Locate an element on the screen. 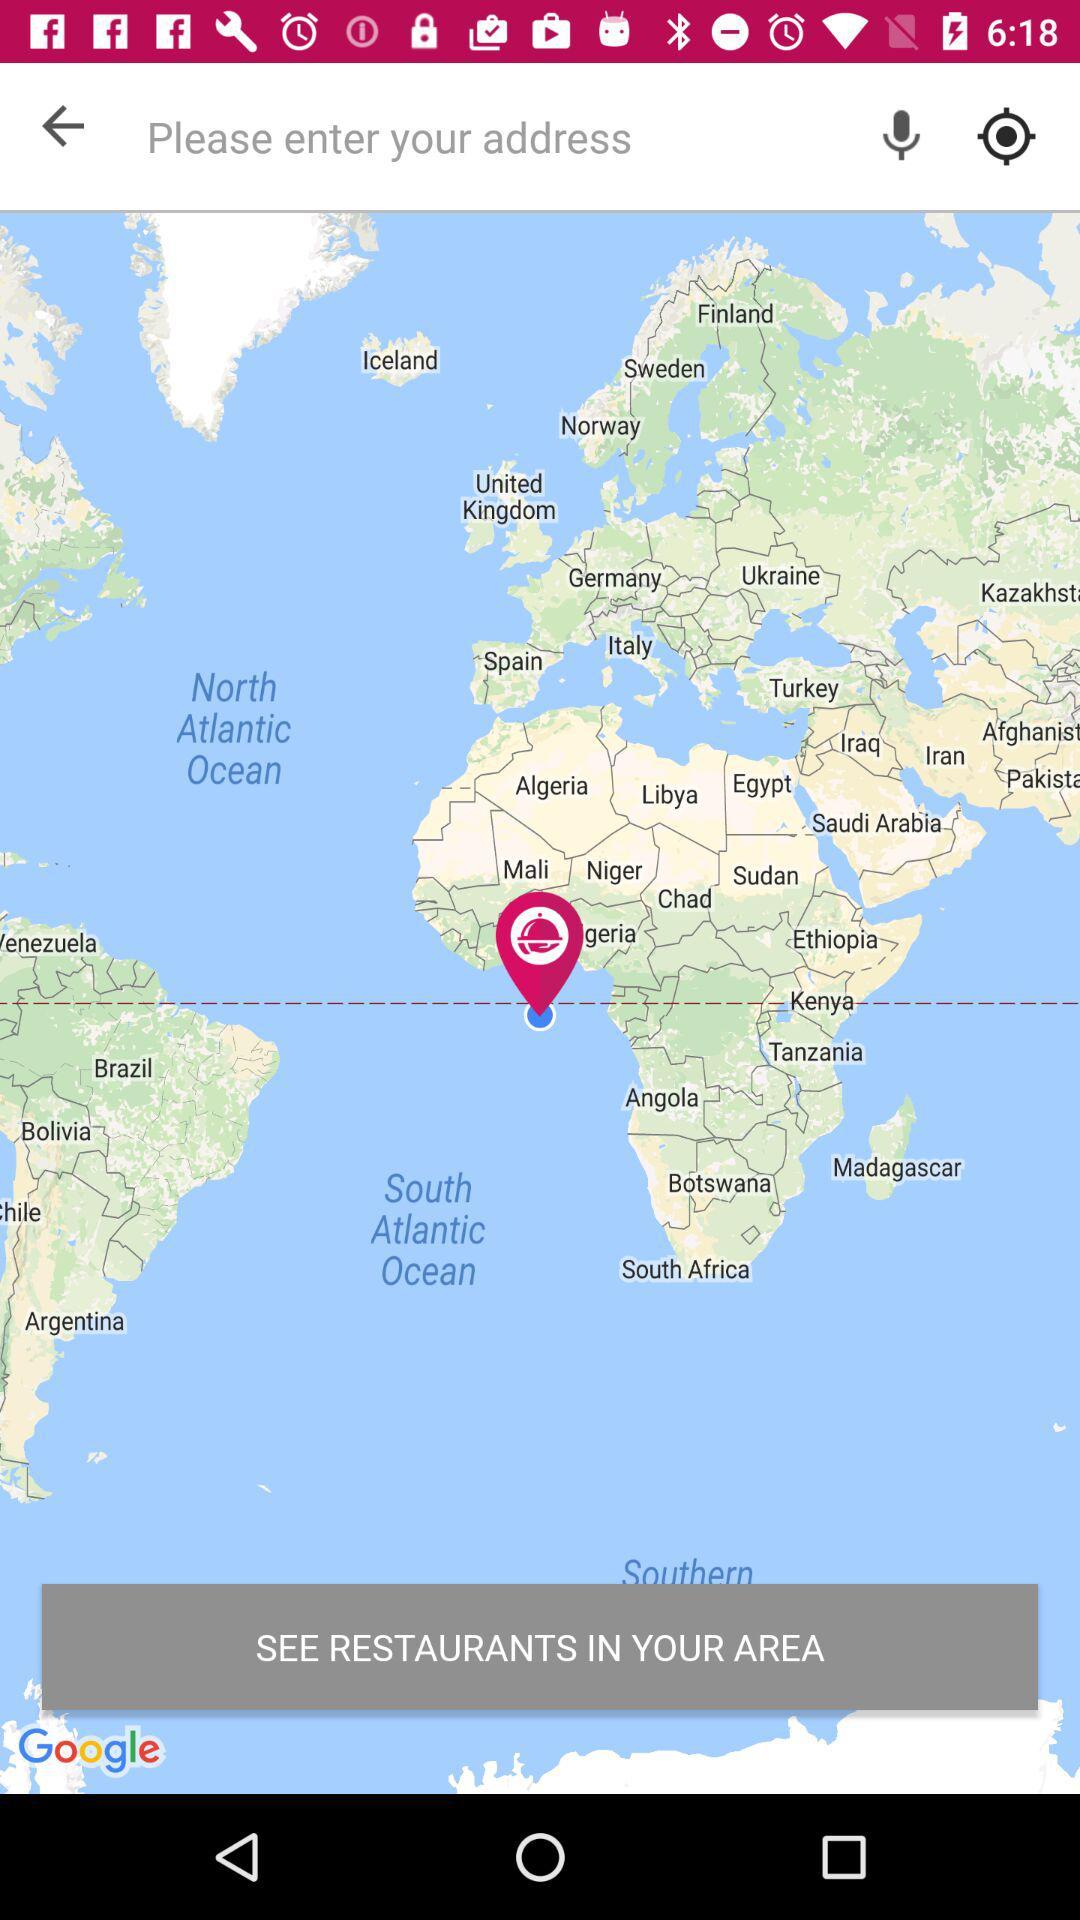 Image resolution: width=1080 pixels, height=1920 pixels. address search option is located at coordinates (601, 135).